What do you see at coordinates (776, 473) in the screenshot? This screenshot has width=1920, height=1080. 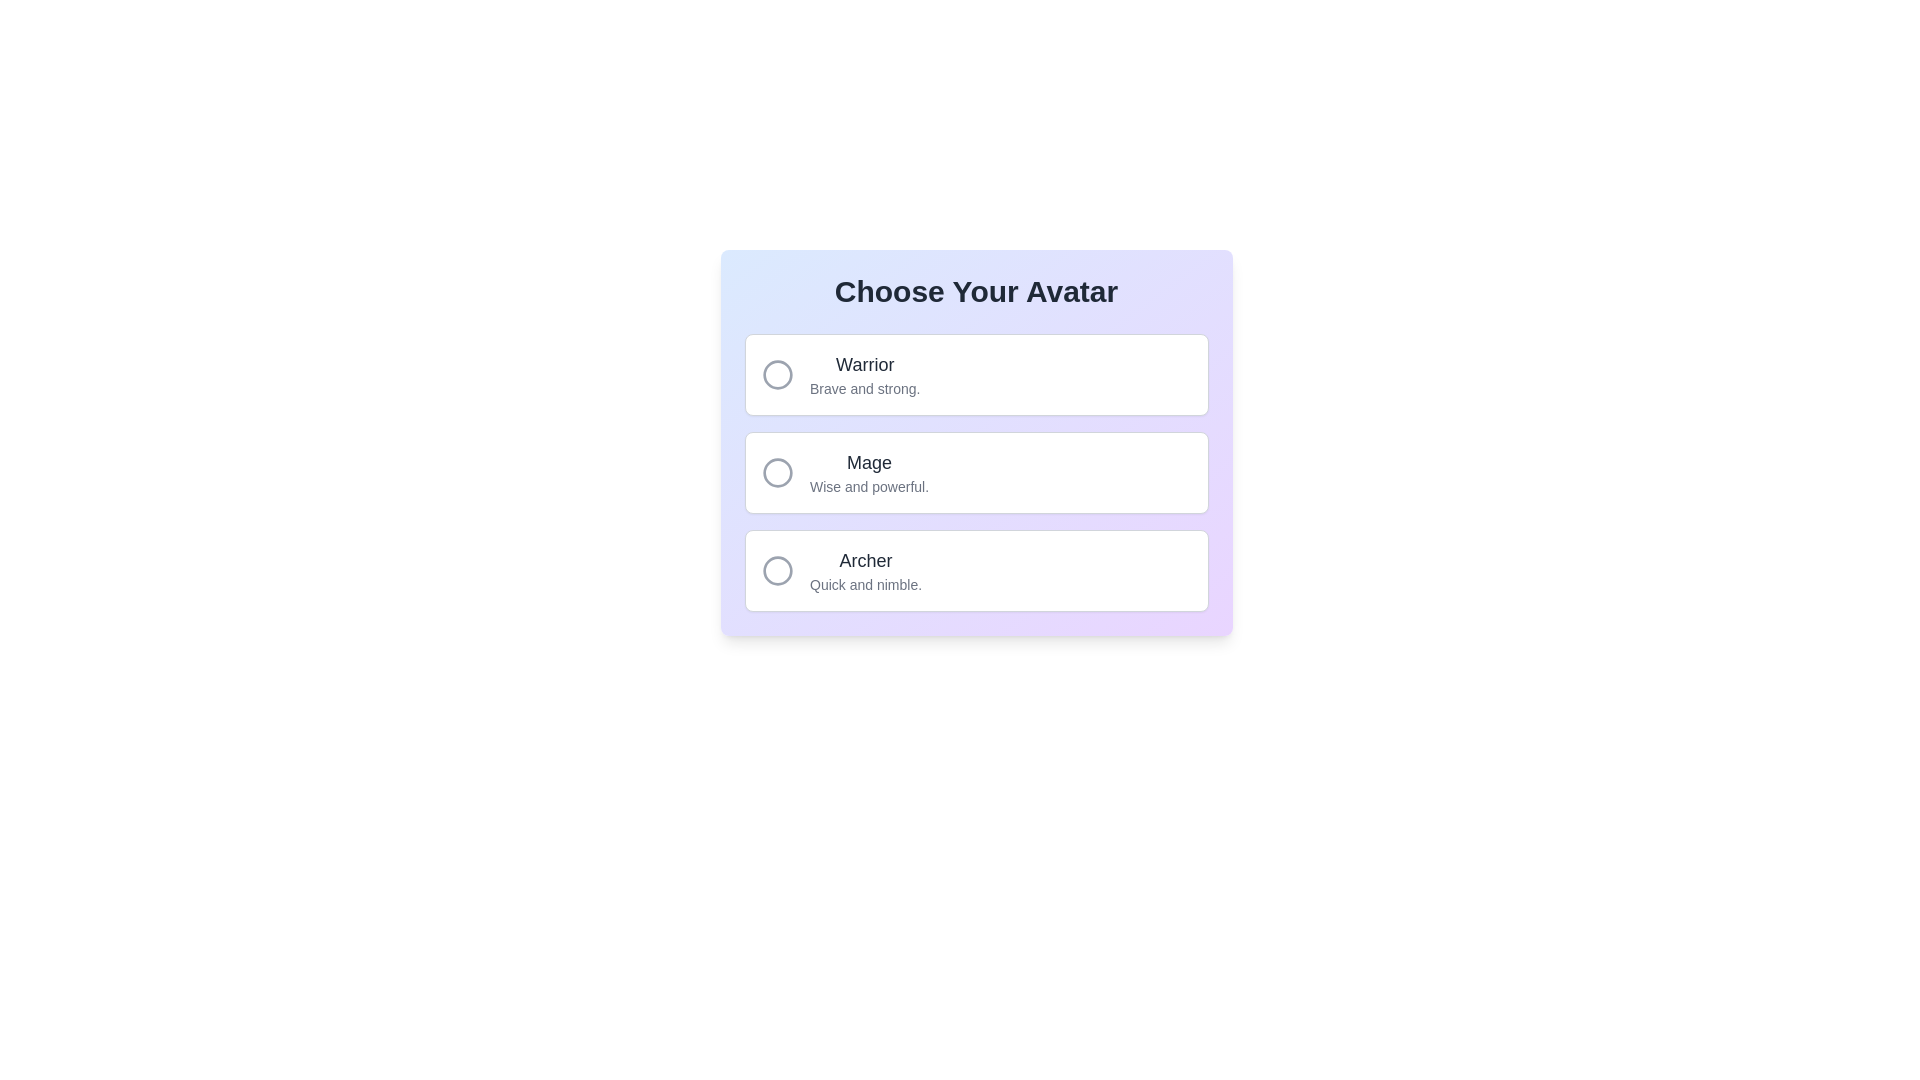 I see `the gray circular selectable indicator (radio button) for the 'Mage' option` at bounding box center [776, 473].